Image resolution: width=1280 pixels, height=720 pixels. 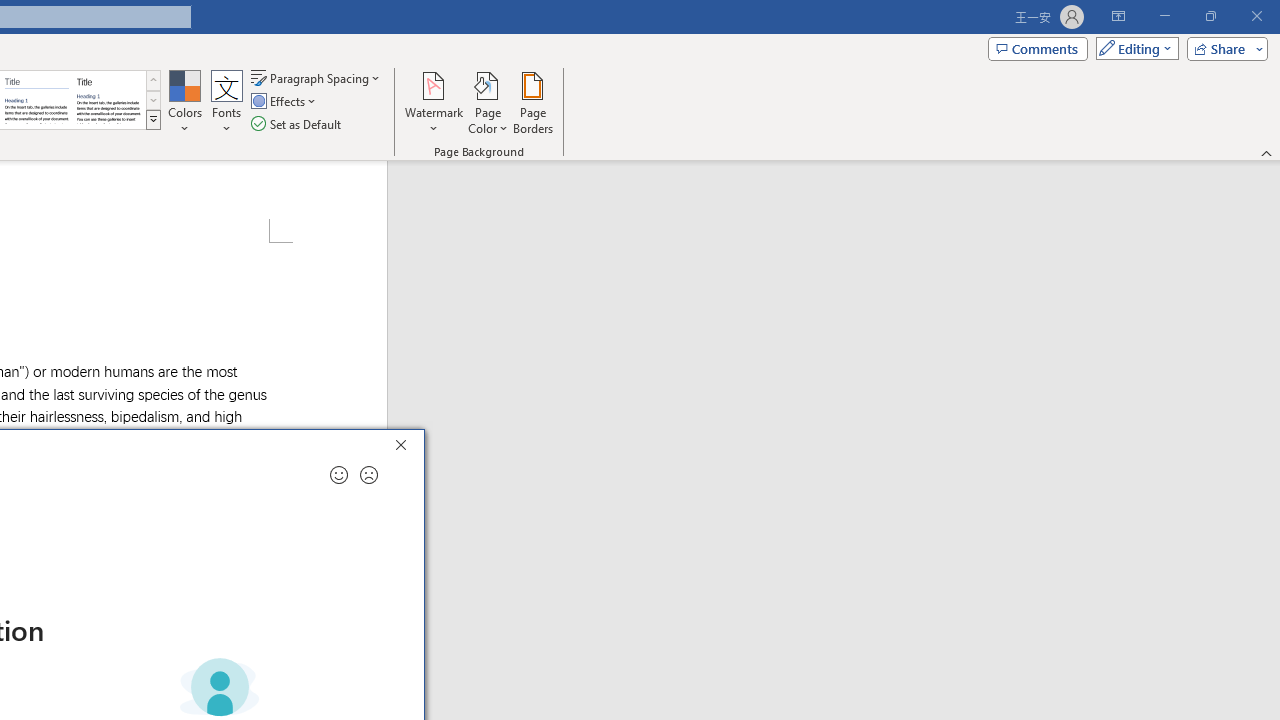 I want to click on 'Word 2010', so click(x=37, y=100).